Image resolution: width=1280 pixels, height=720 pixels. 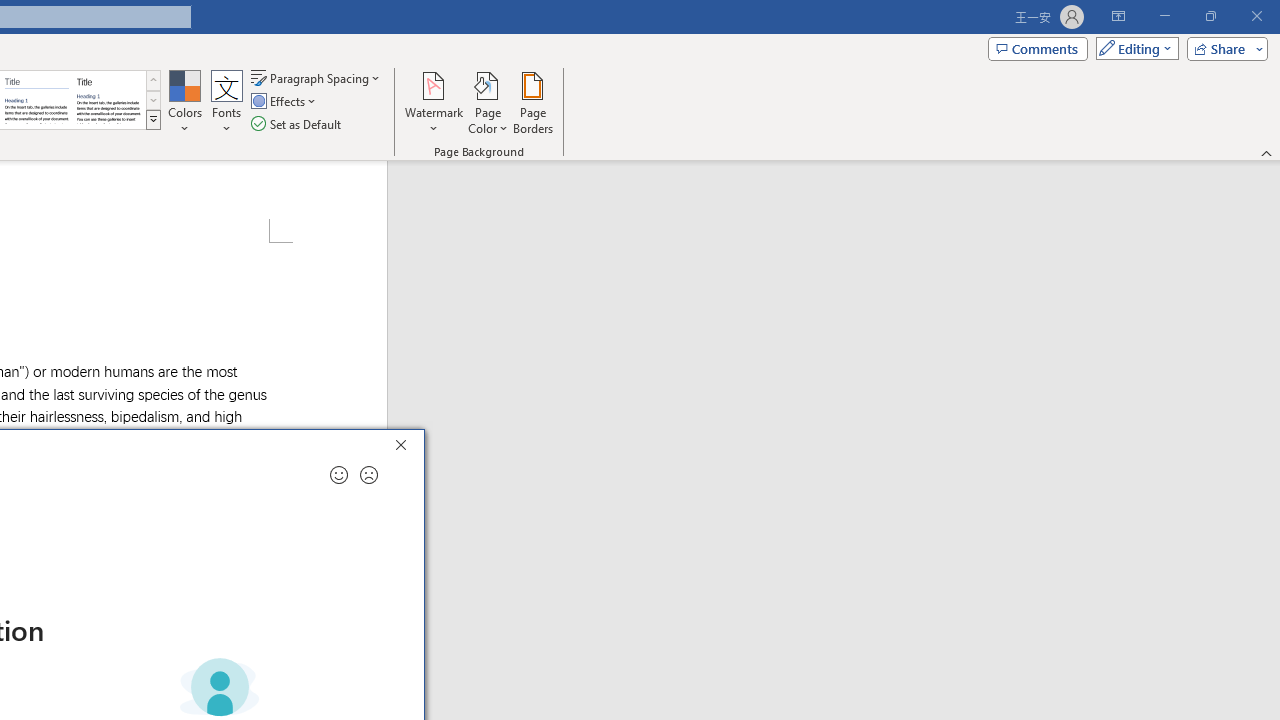 I want to click on 'Word 2010', so click(x=37, y=100).